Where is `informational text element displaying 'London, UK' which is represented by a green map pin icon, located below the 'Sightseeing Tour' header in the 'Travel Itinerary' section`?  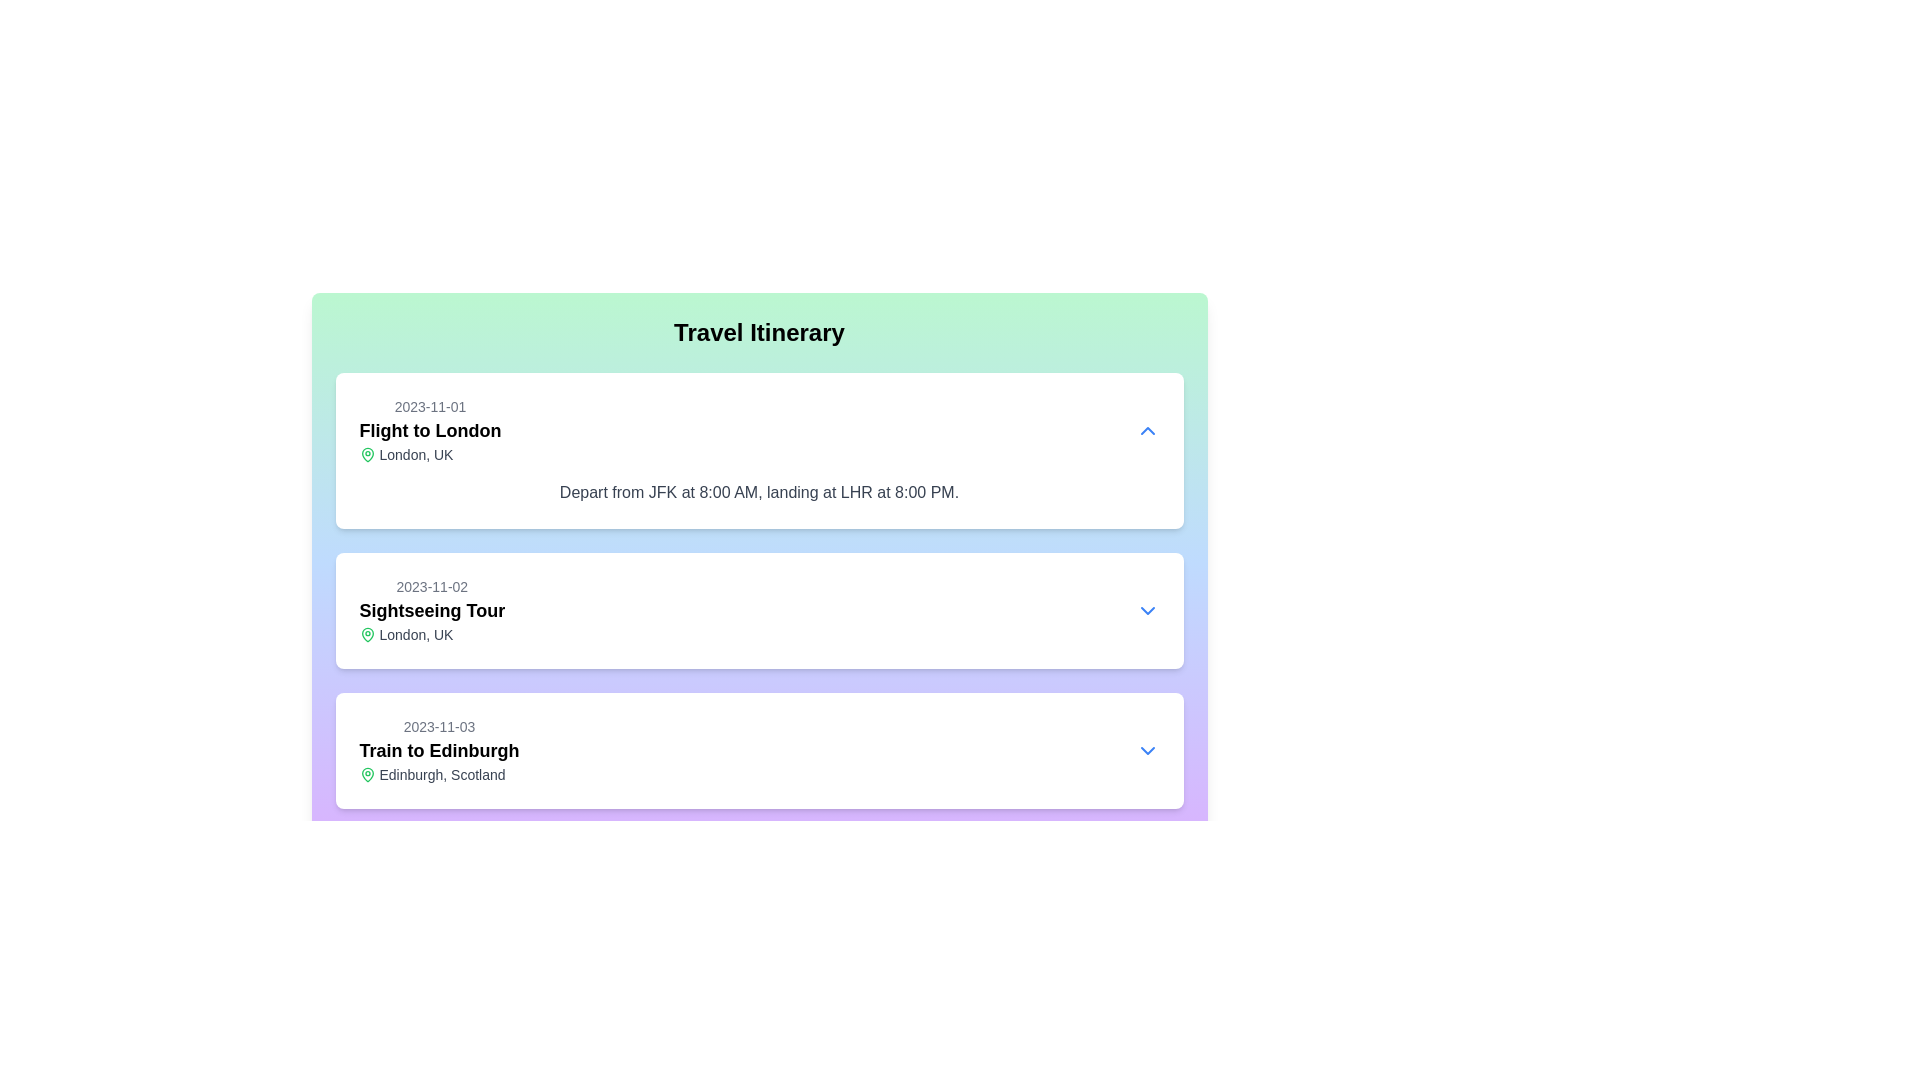
informational text element displaying 'London, UK' which is represented by a green map pin icon, located below the 'Sightseeing Tour' header in the 'Travel Itinerary' section is located at coordinates (431, 635).